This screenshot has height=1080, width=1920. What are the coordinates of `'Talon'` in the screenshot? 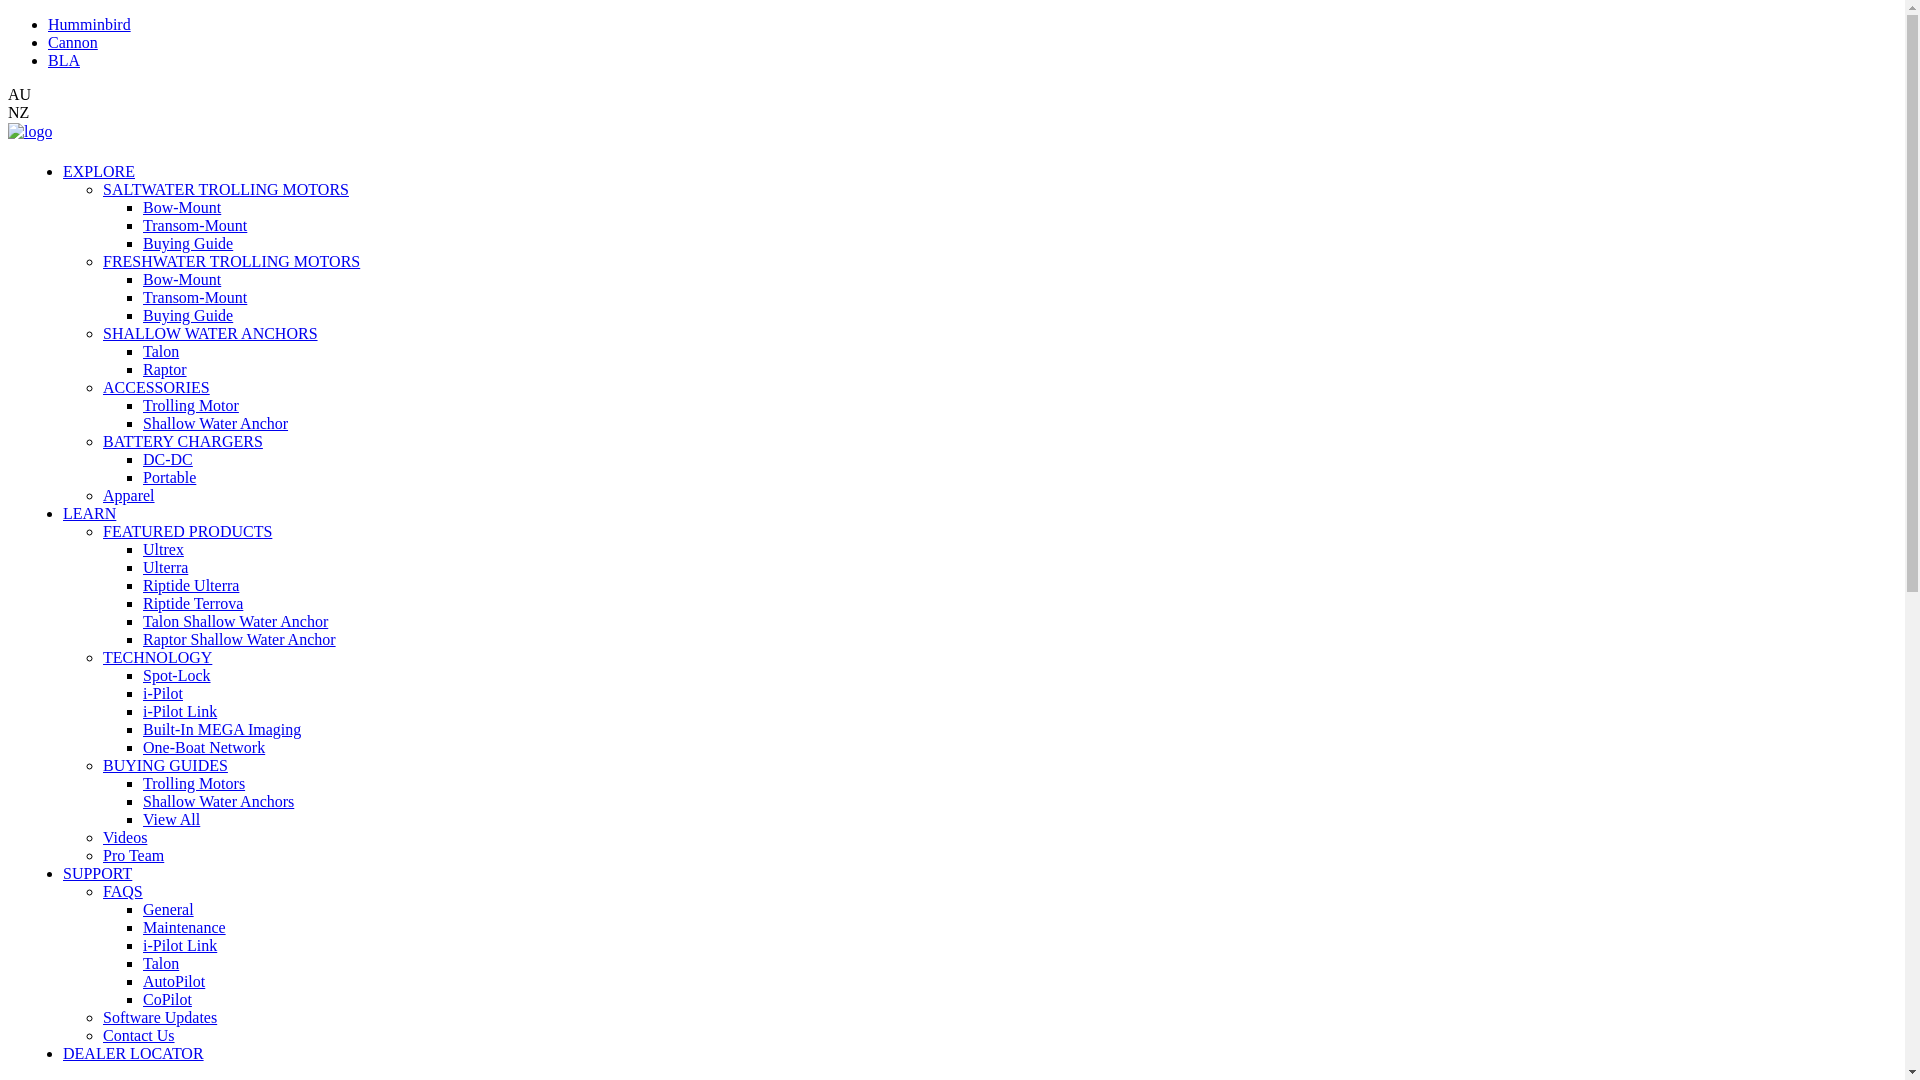 It's located at (161, 350).